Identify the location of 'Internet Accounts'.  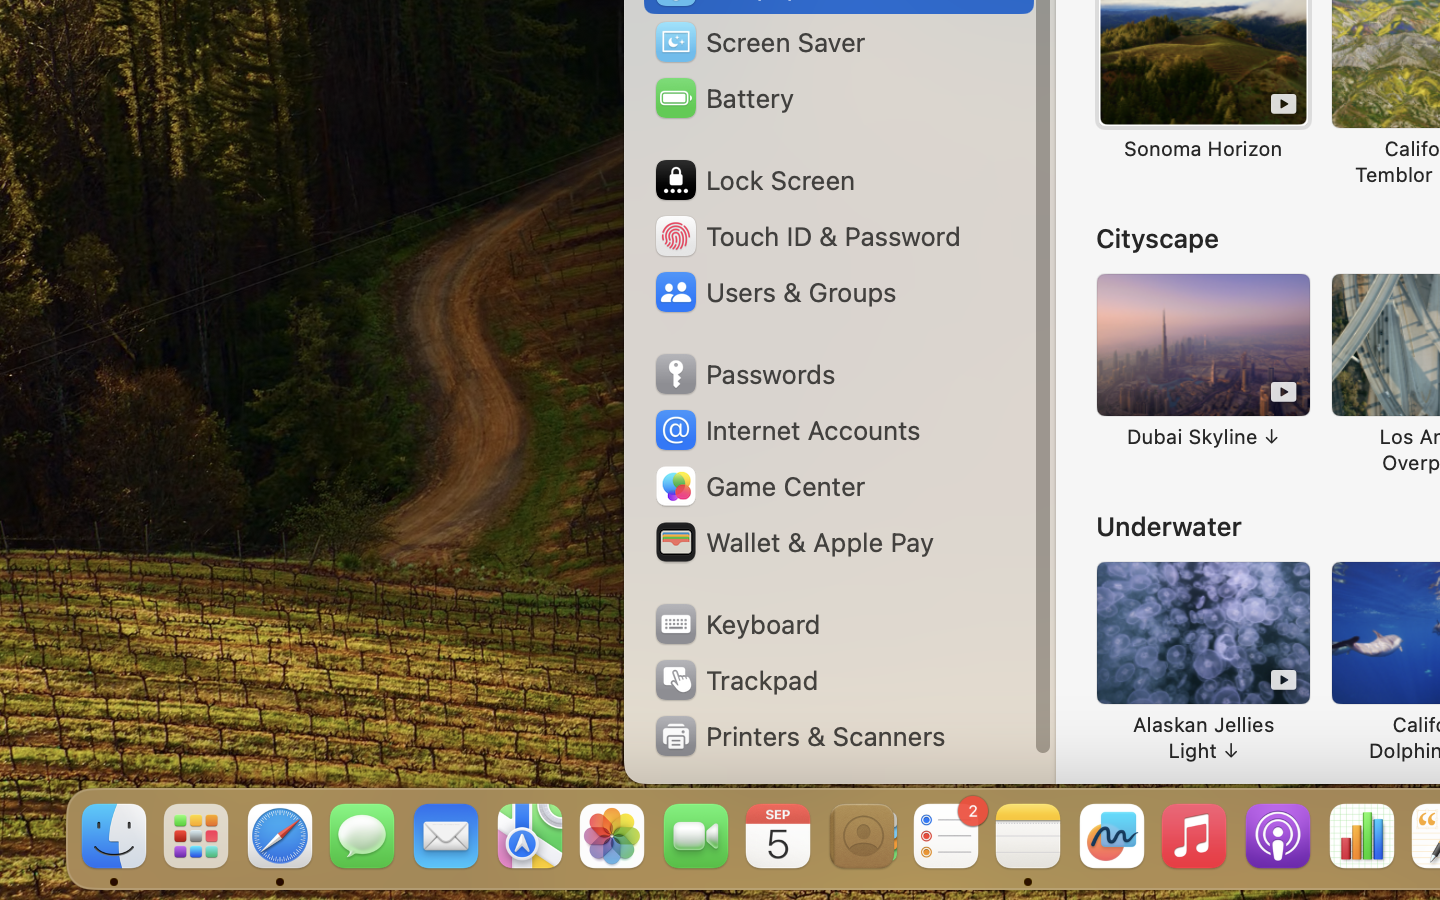
(785, 430).